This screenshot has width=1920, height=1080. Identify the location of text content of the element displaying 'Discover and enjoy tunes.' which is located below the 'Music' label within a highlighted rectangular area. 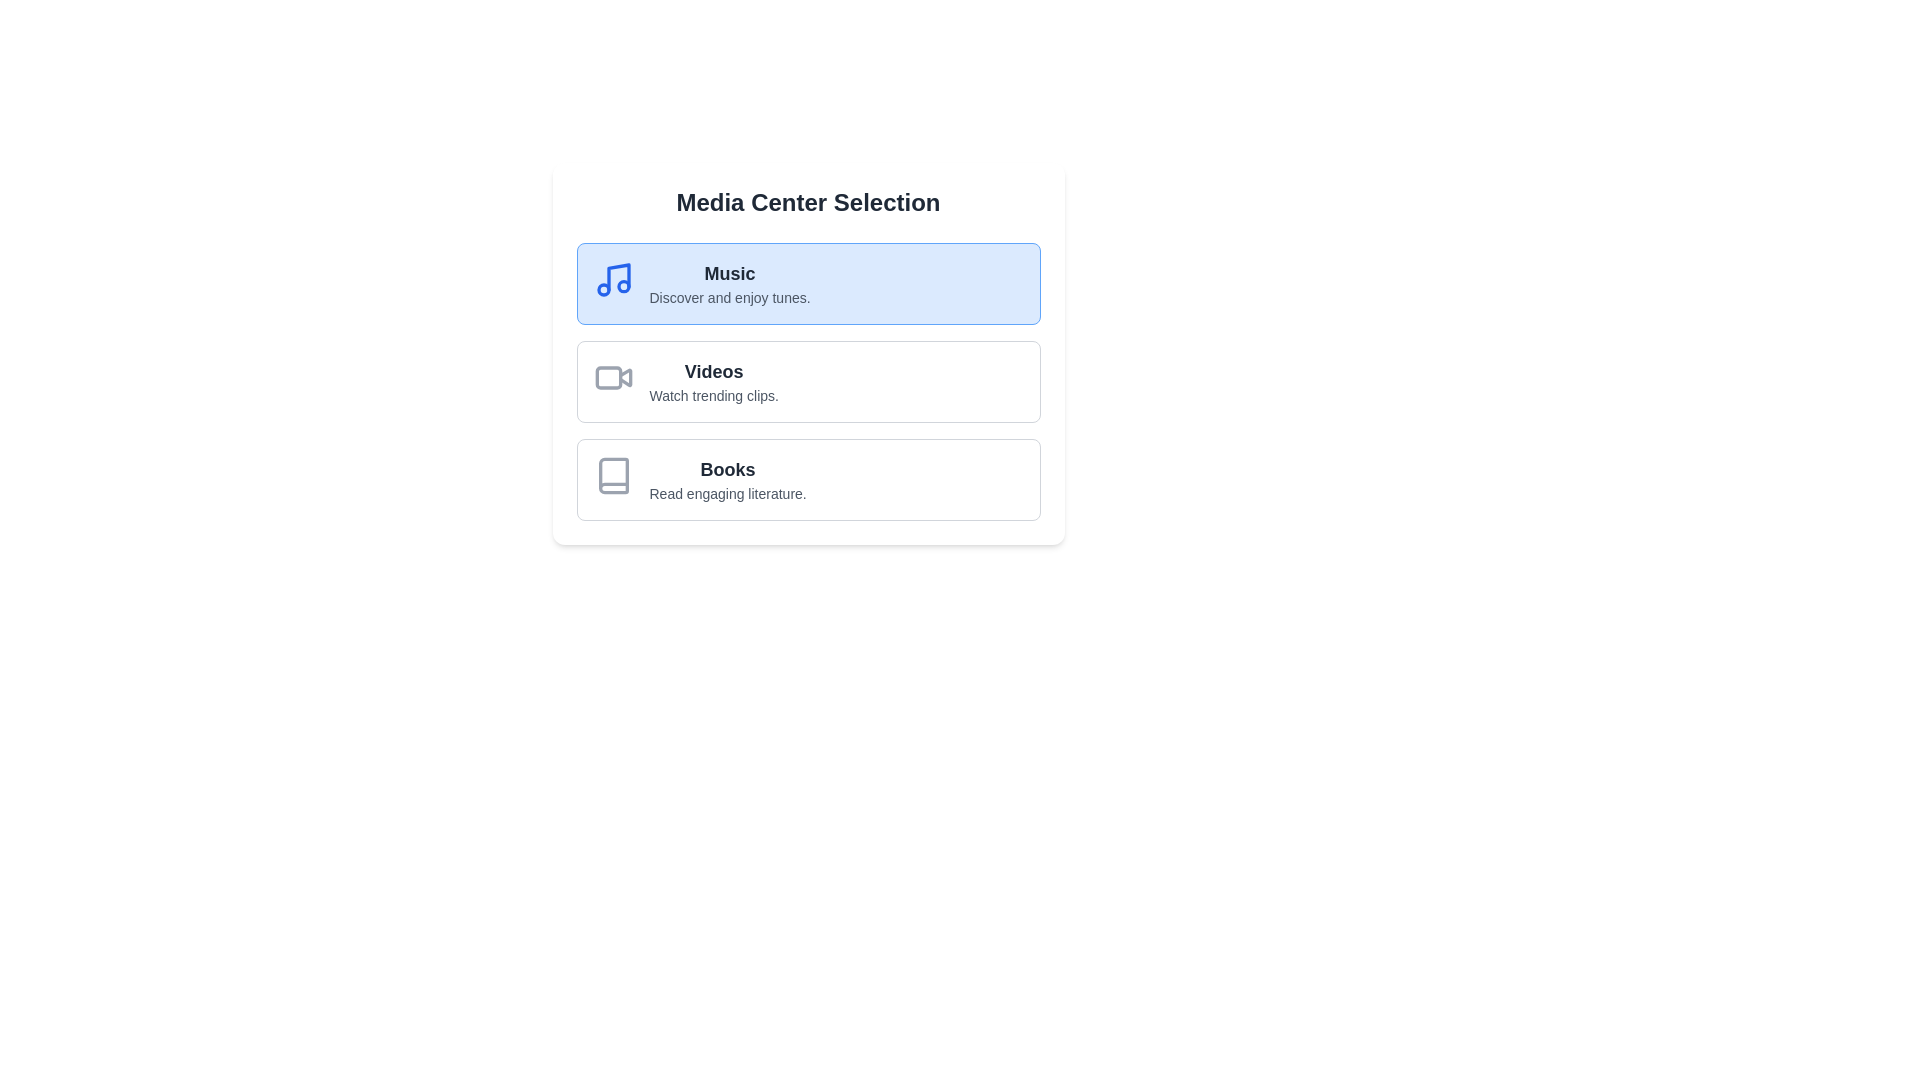
(728, 297).